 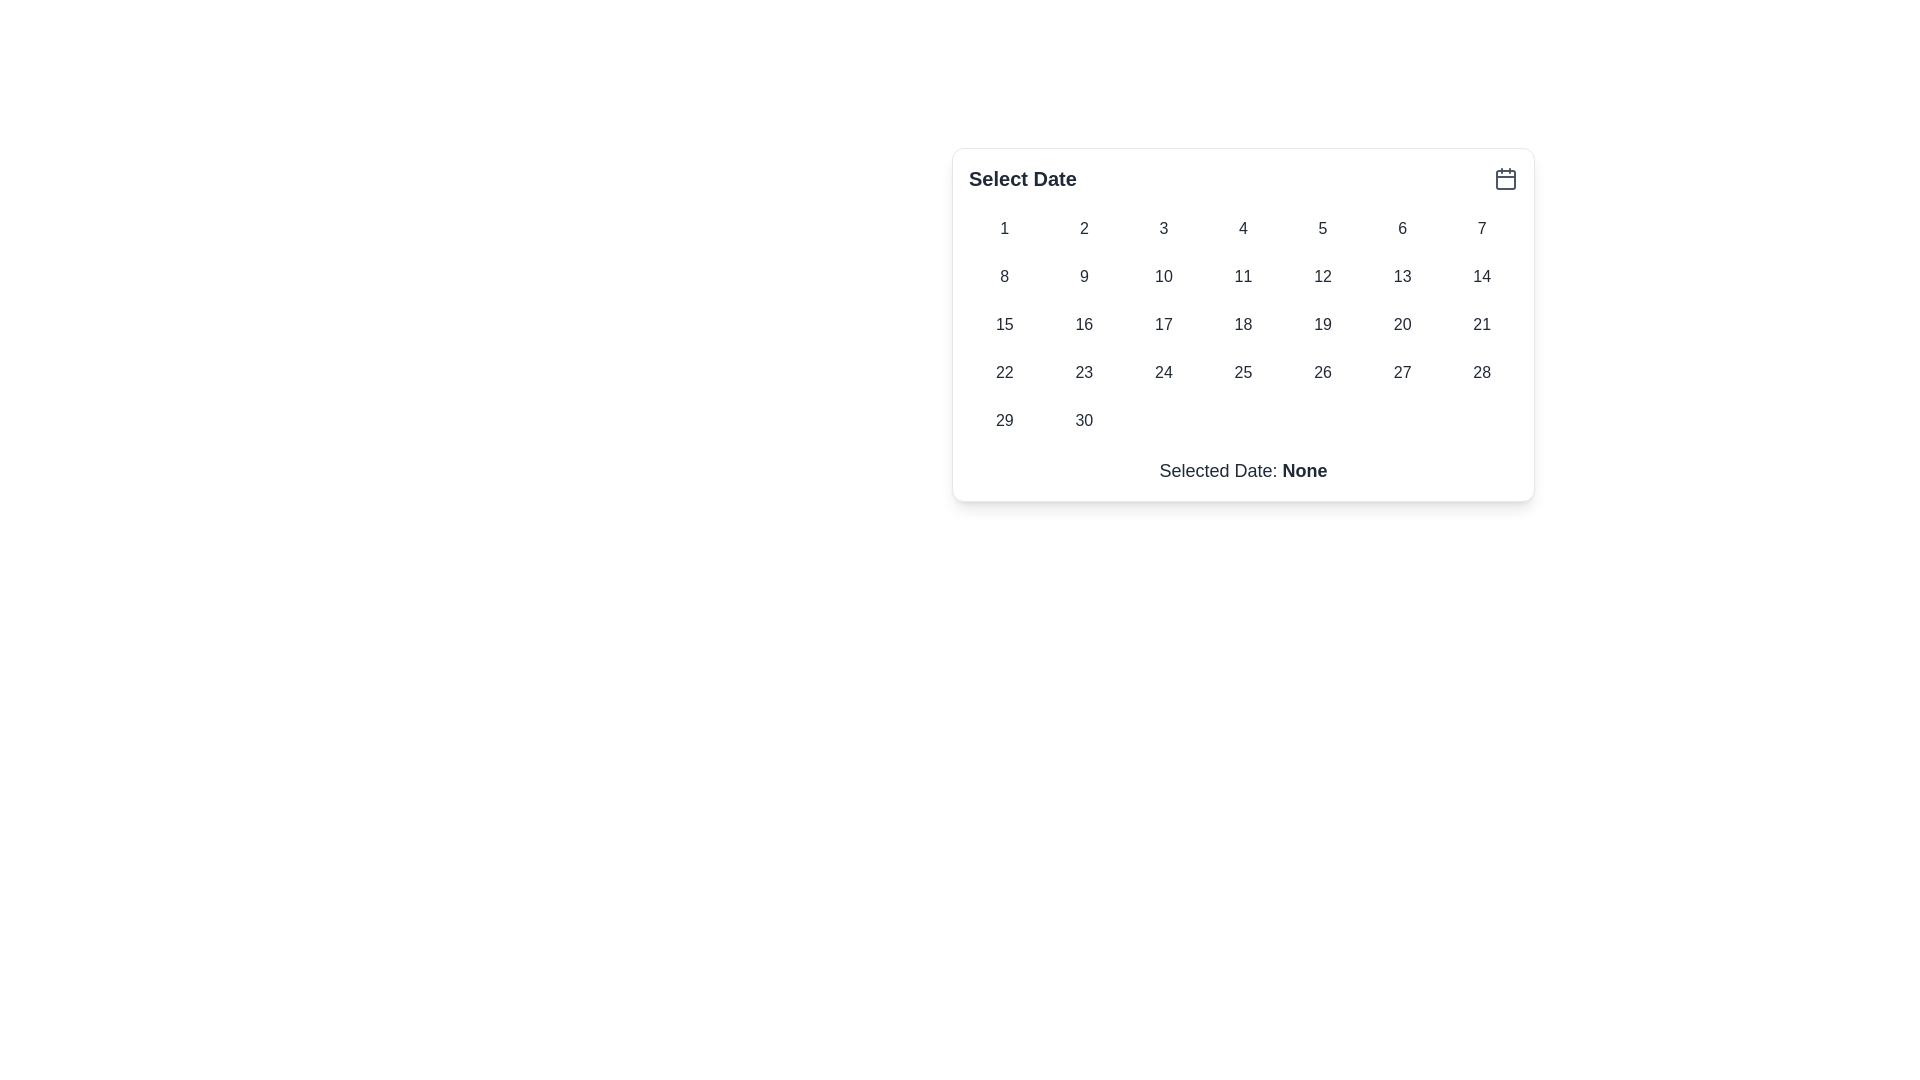 I want to click on the button displaying the number '7' for keyboard navigation, so click(x=1482, y=227).